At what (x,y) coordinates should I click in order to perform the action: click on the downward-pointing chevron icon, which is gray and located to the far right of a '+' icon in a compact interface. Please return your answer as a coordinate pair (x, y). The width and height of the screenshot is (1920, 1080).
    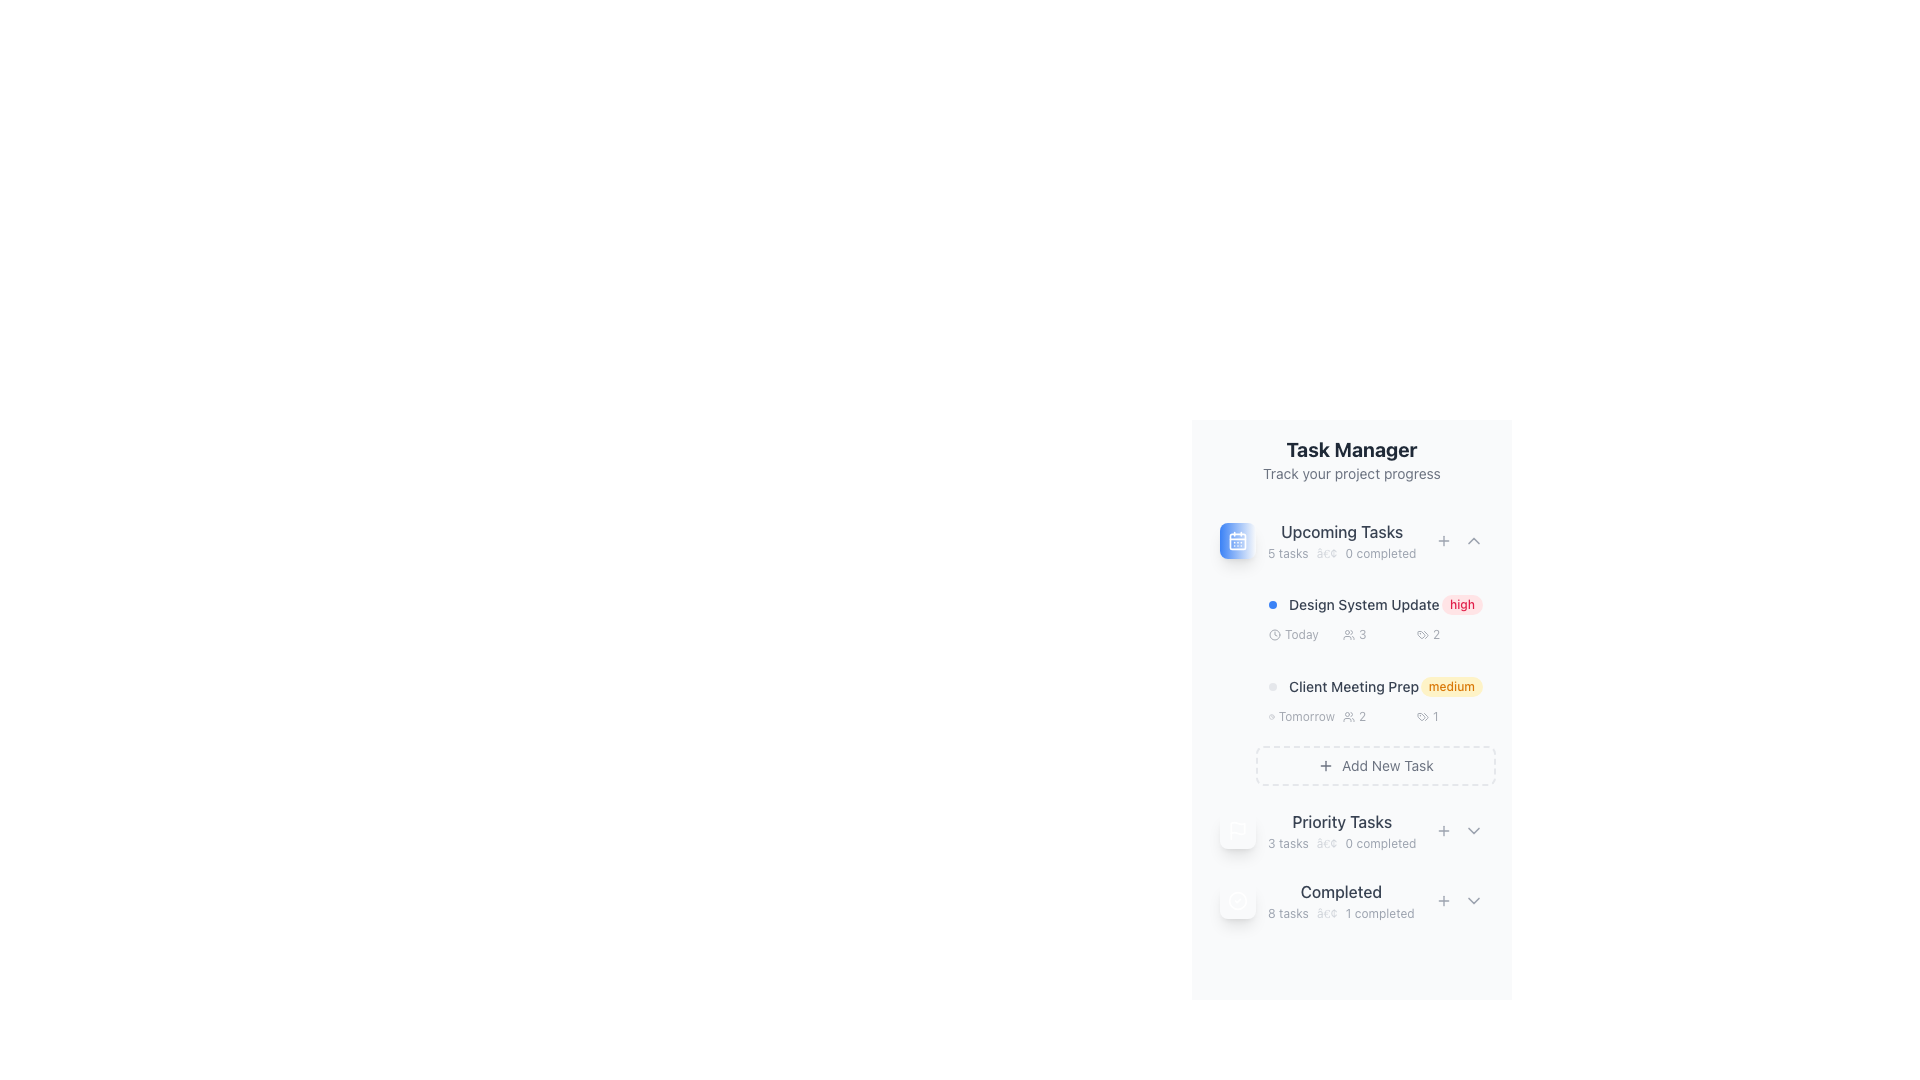
    Looking at the image, I should click on (1473, 540).